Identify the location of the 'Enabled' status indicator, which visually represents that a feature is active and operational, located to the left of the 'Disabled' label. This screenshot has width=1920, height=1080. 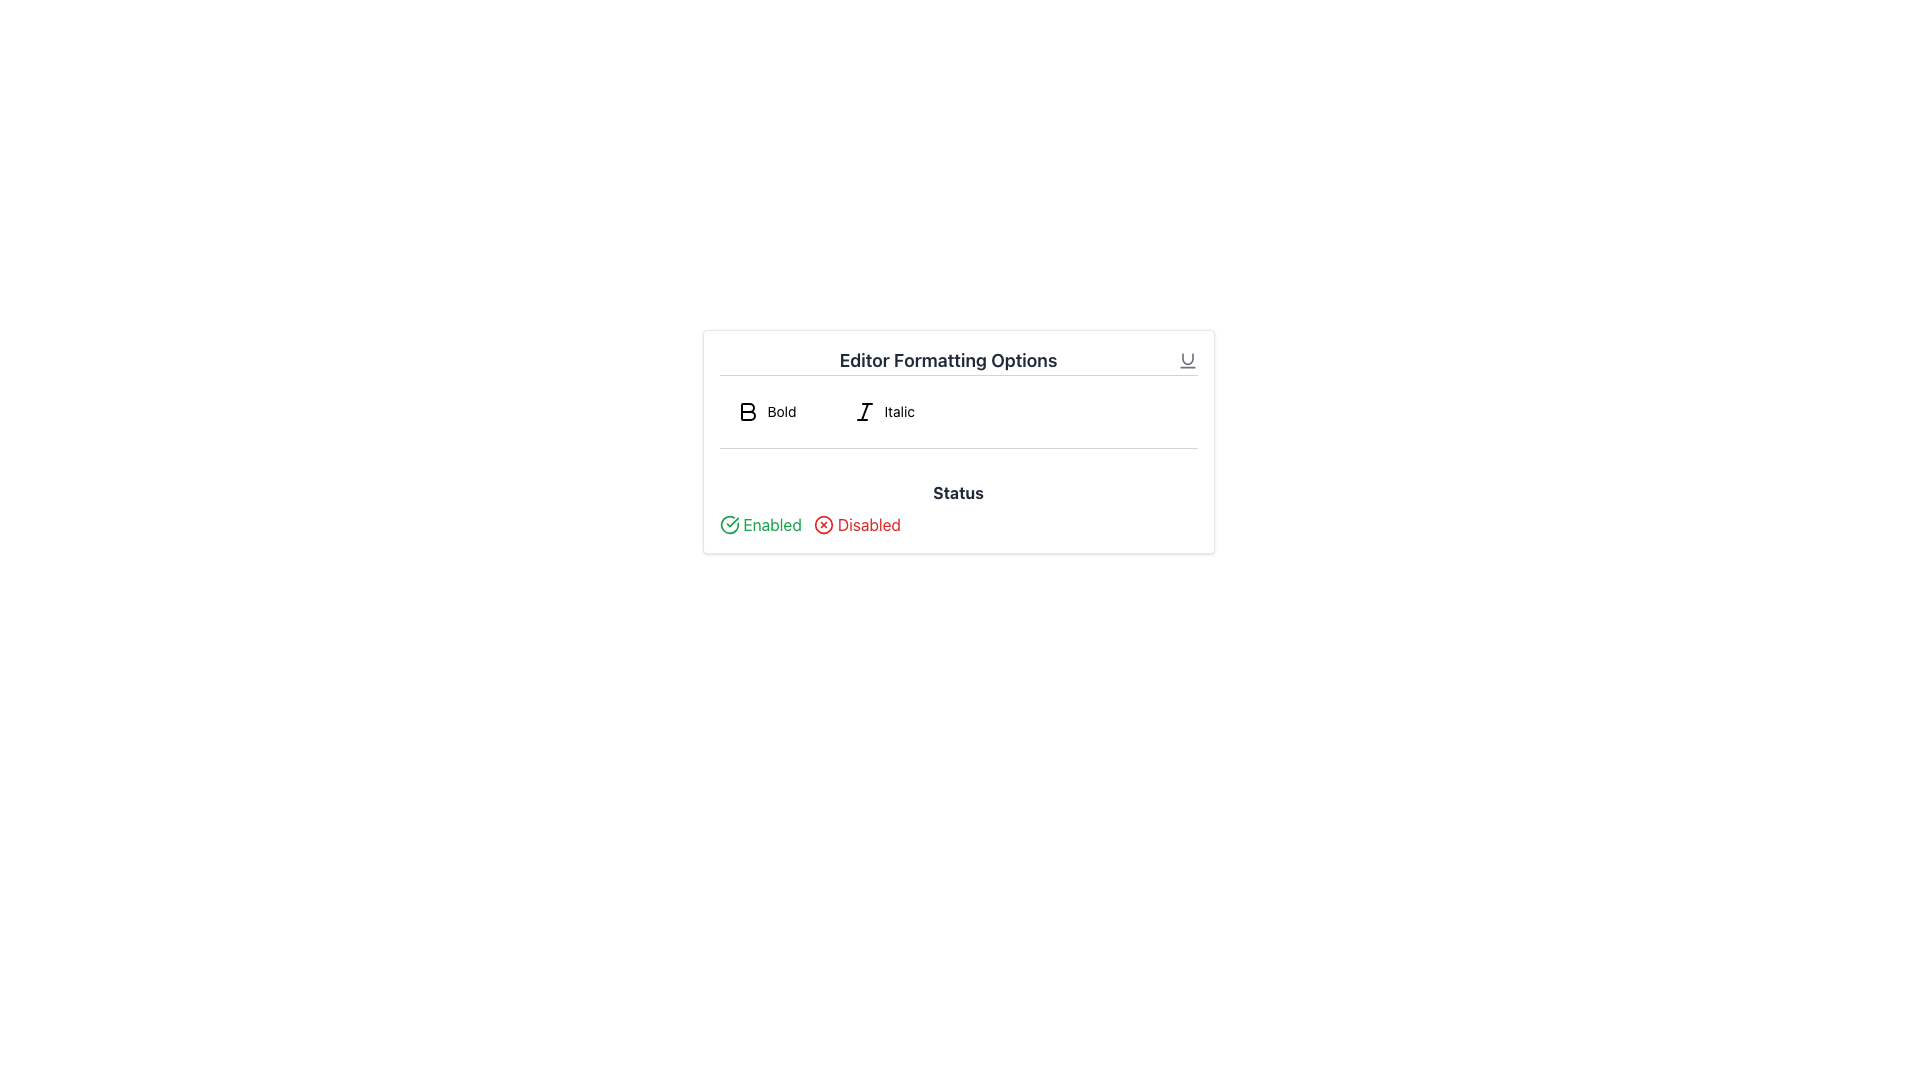
(759, 523).